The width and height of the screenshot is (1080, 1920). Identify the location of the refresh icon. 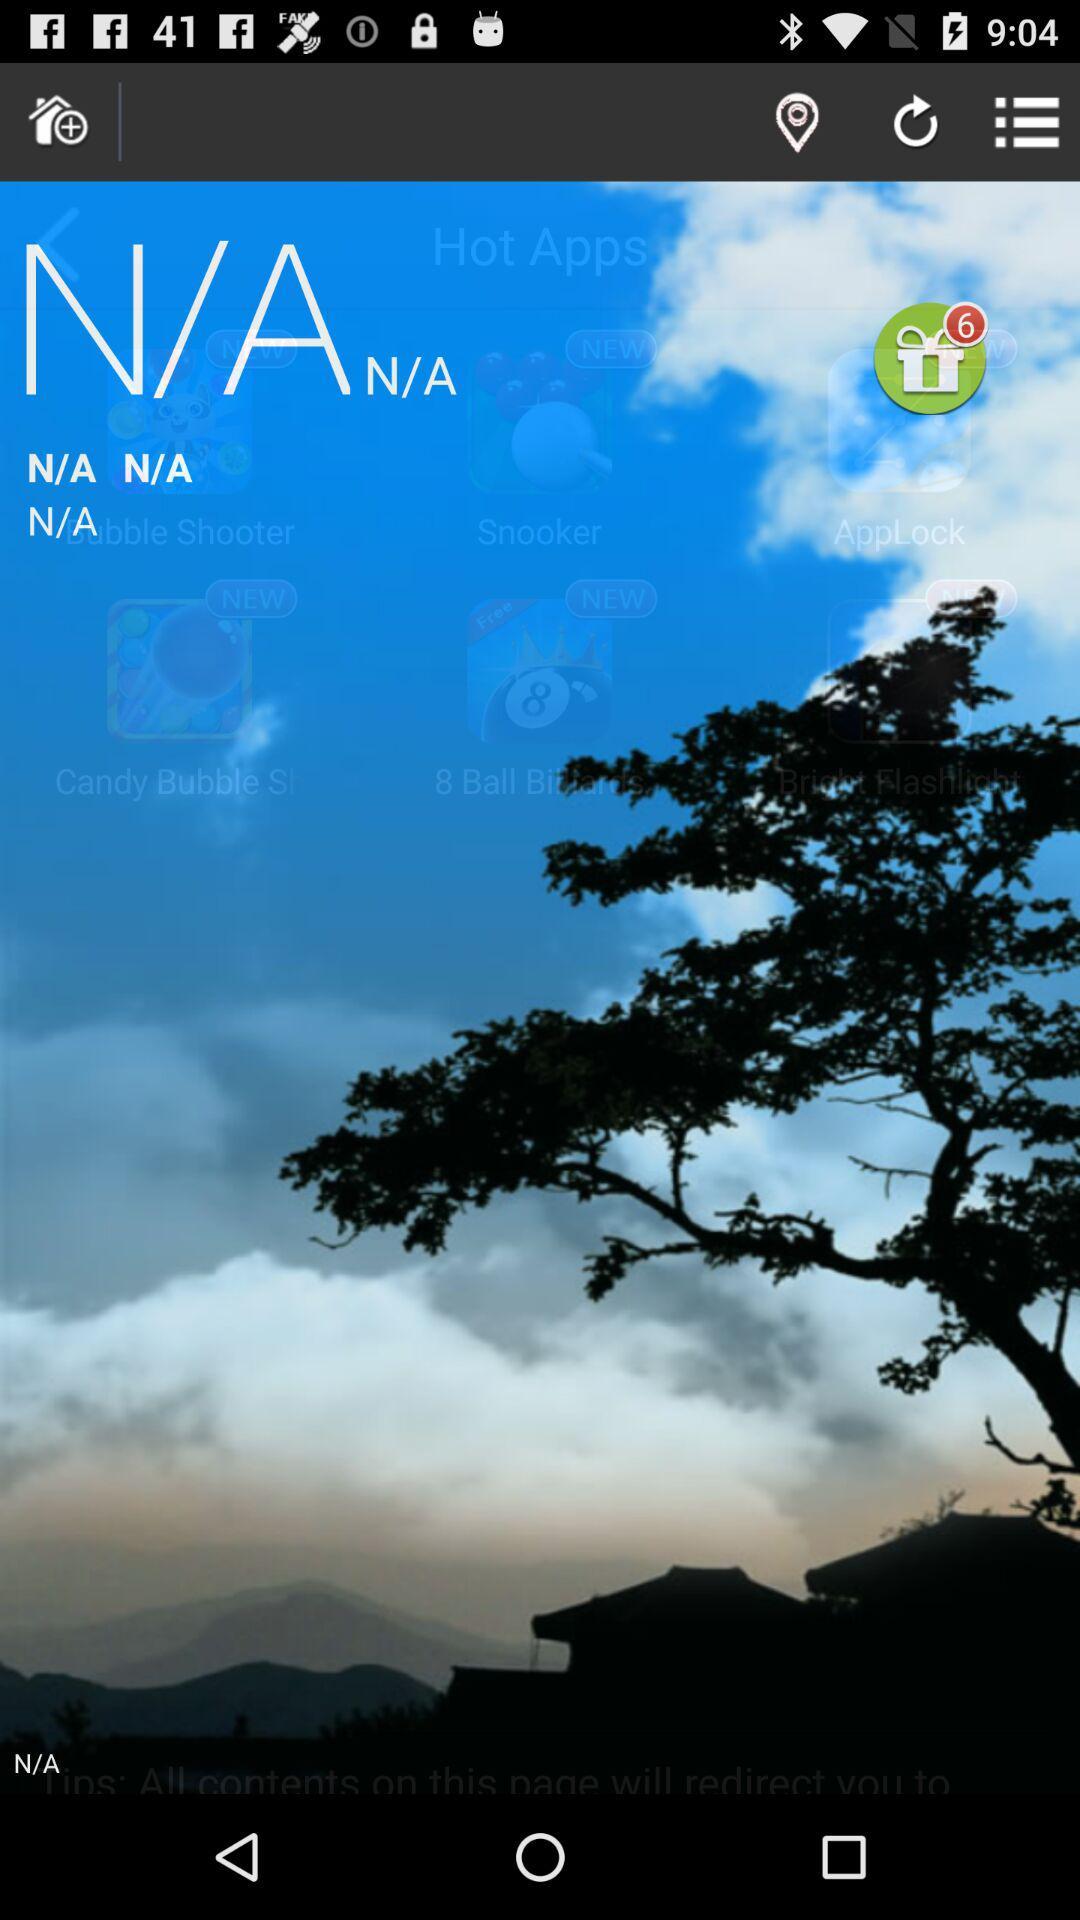
(915, 132).